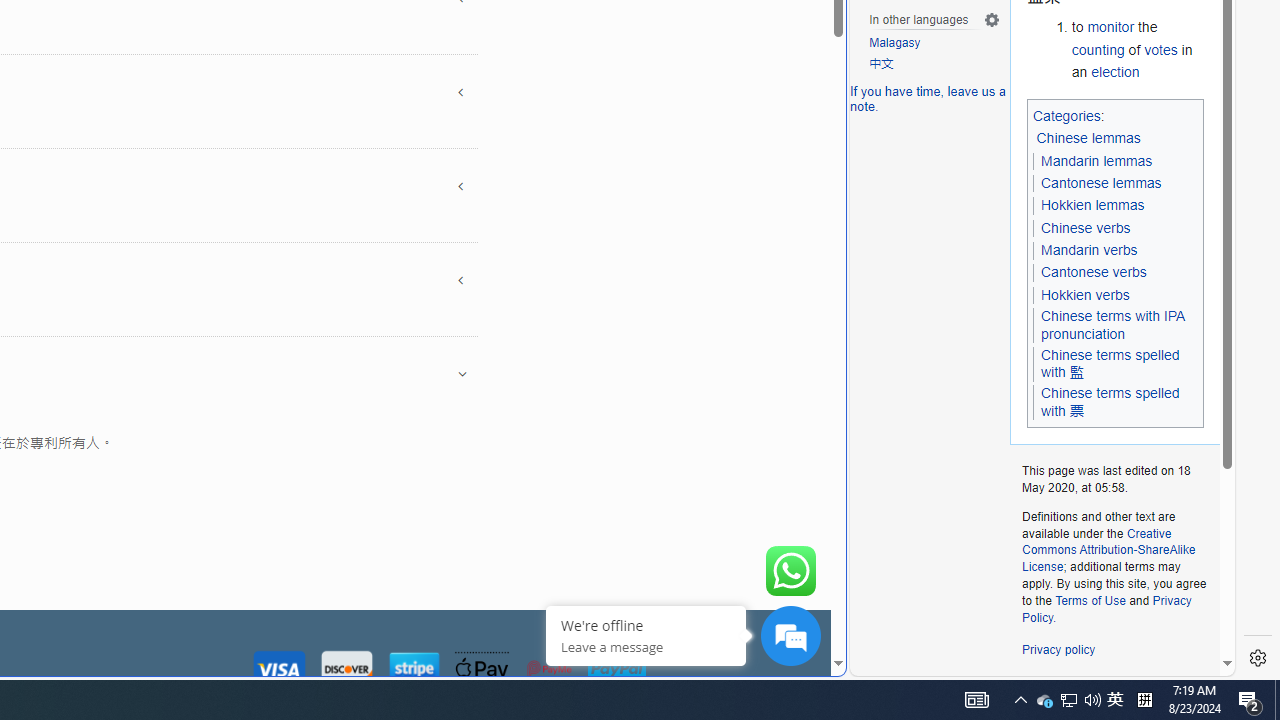  I want to click on 'Global web icon', so click(887, 663).